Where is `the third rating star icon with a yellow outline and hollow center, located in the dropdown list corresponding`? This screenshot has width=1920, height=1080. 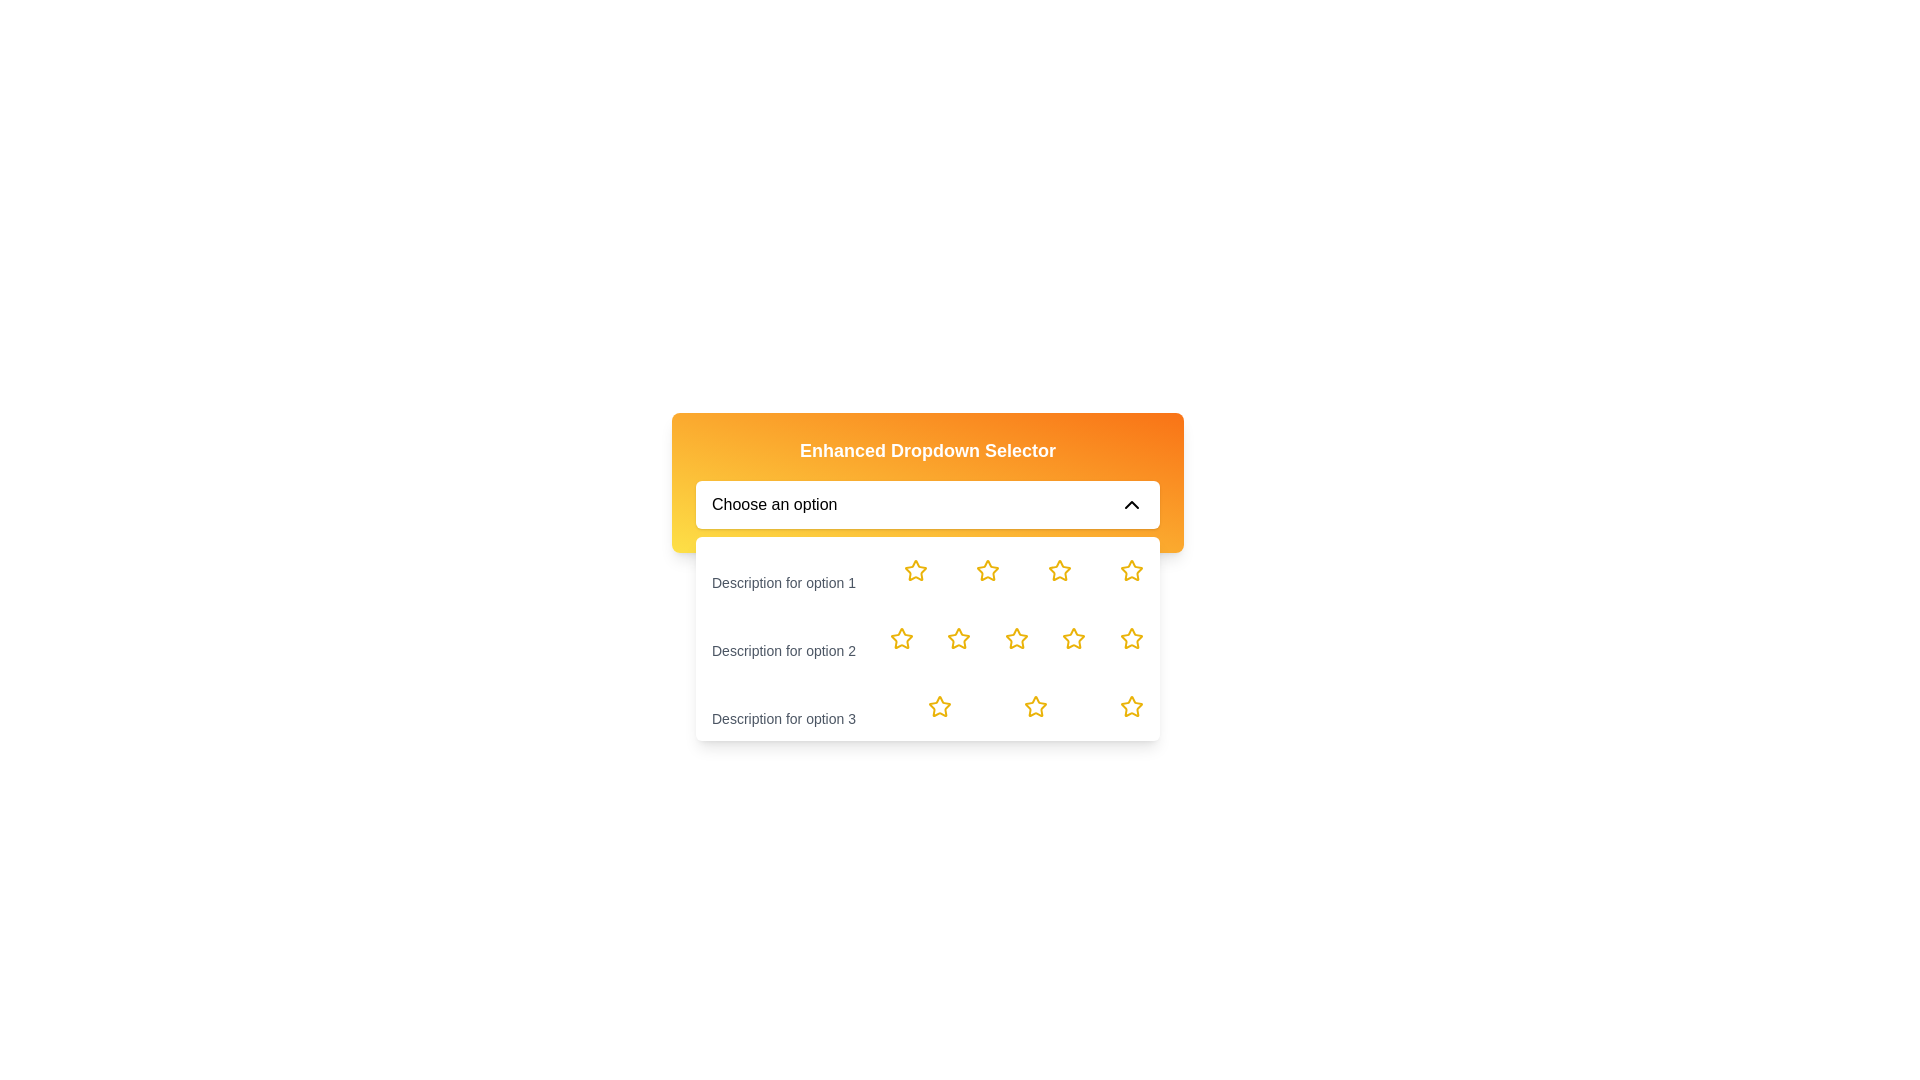
the third rating star icon with a yellow outline and hollow center, located in the dropdown list corresponding is located at coordinates (900, 638).